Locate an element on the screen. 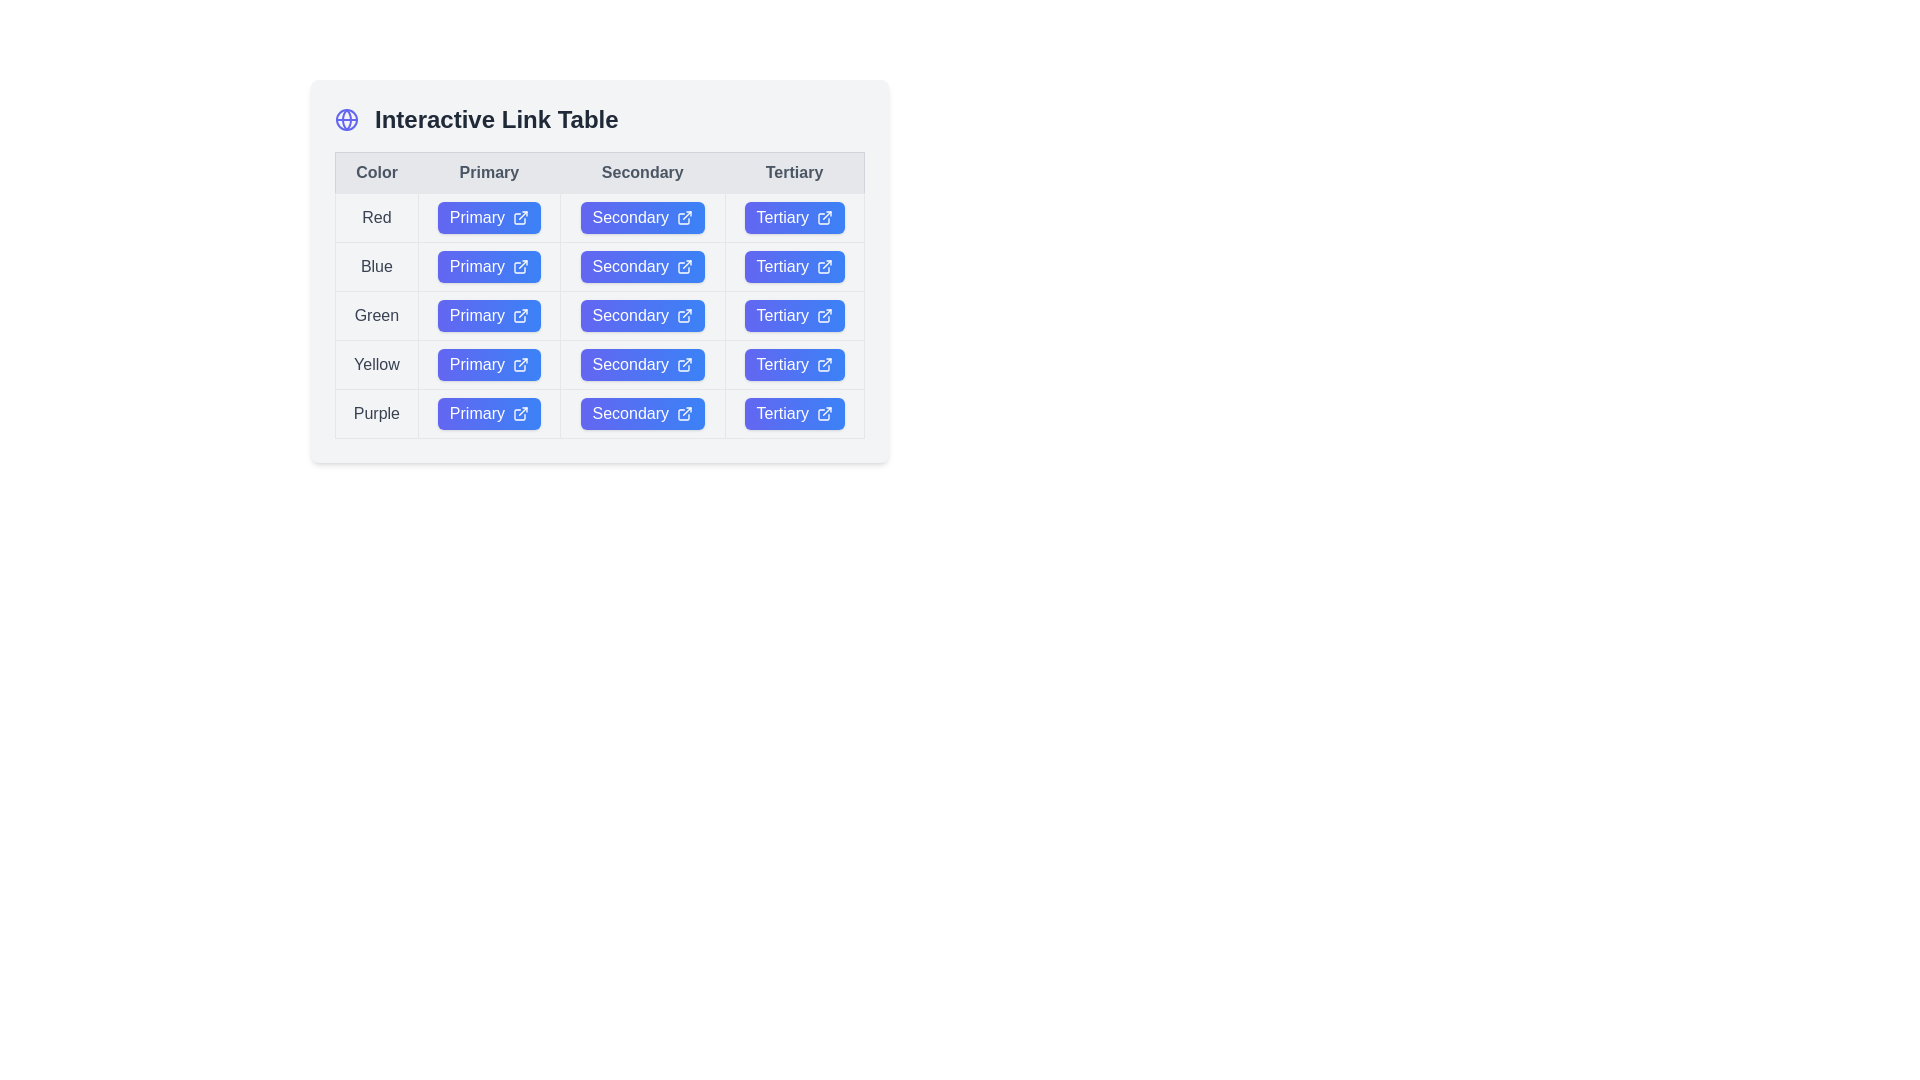 The width and height of the screenshot is (1920, 1080). the interactive link labeled 'Secondary' in the fourth row of the table to observe any interactive effects is located at coordinates (599, 365).